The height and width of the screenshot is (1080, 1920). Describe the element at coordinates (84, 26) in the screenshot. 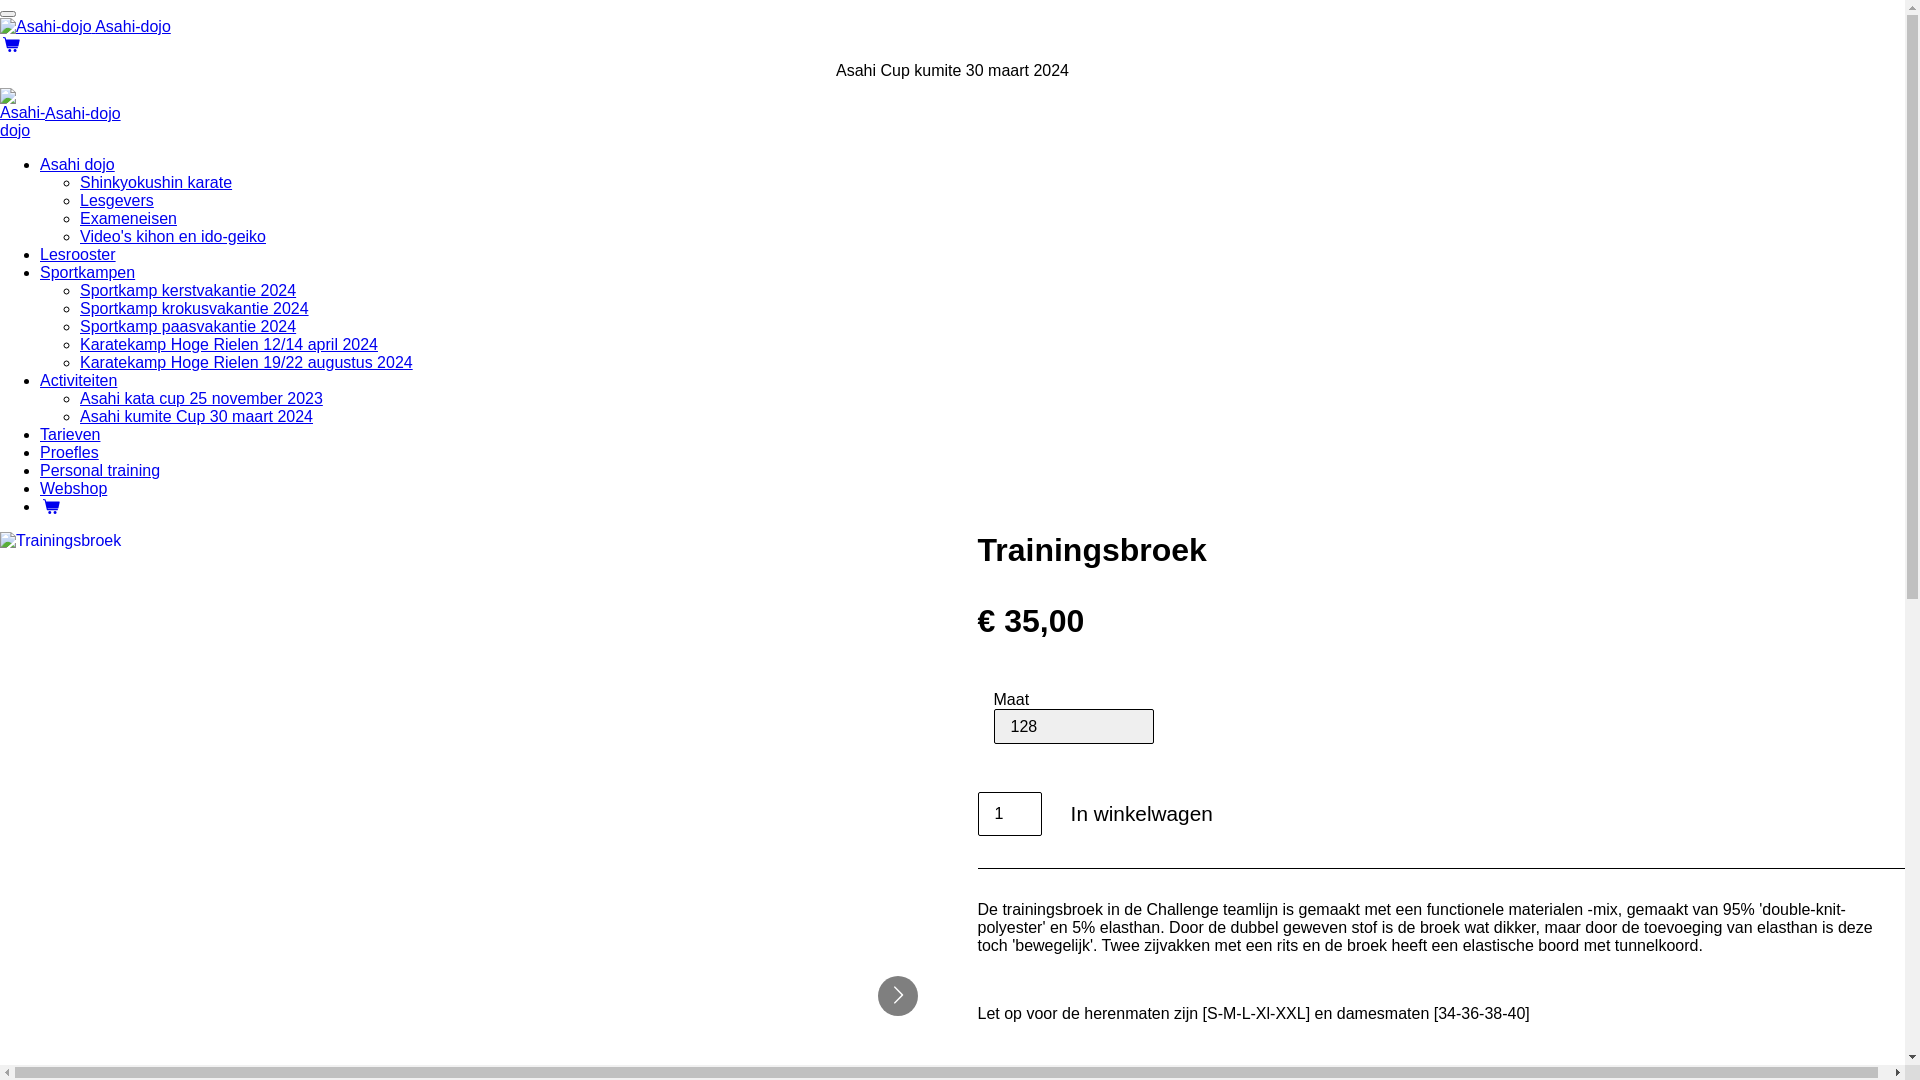

I see `'Asahi-dojo'` at that location.